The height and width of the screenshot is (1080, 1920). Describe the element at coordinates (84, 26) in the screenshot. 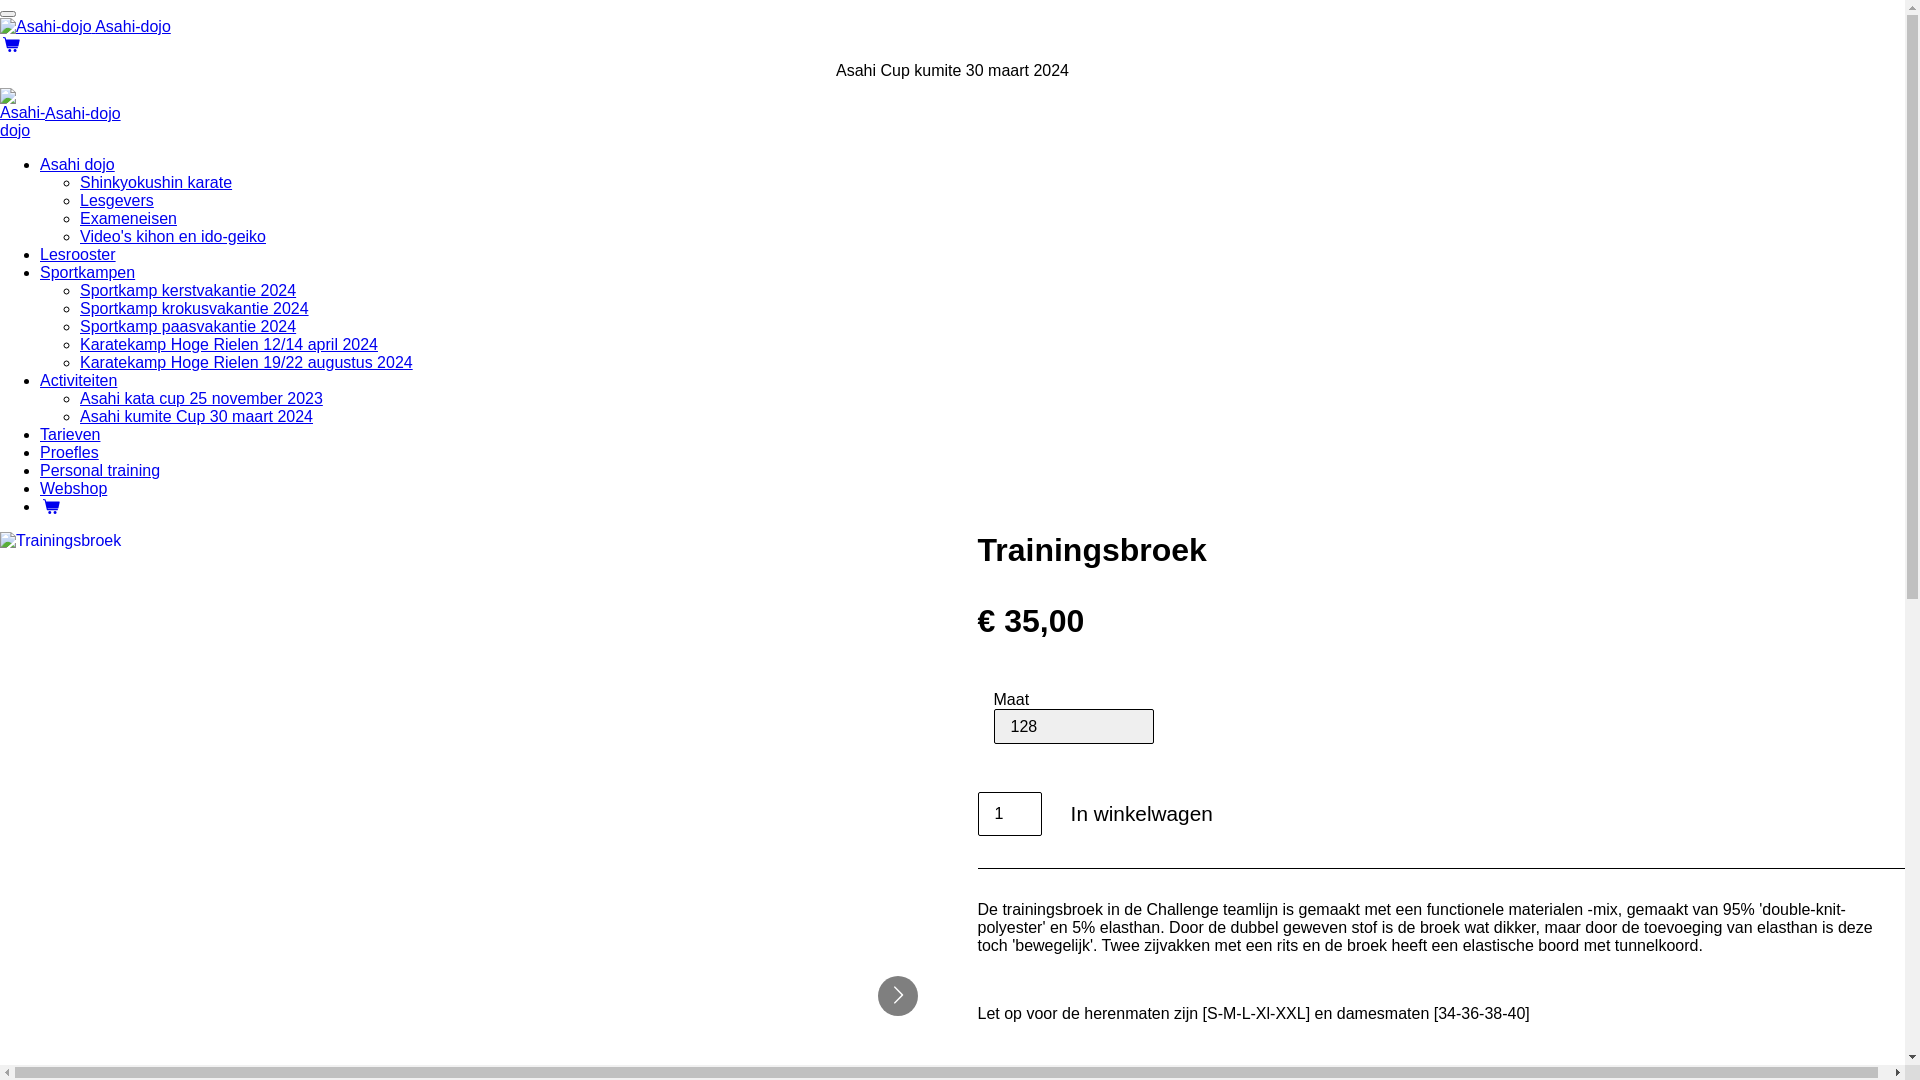

I see `'Asahi-dojo'` at that location.